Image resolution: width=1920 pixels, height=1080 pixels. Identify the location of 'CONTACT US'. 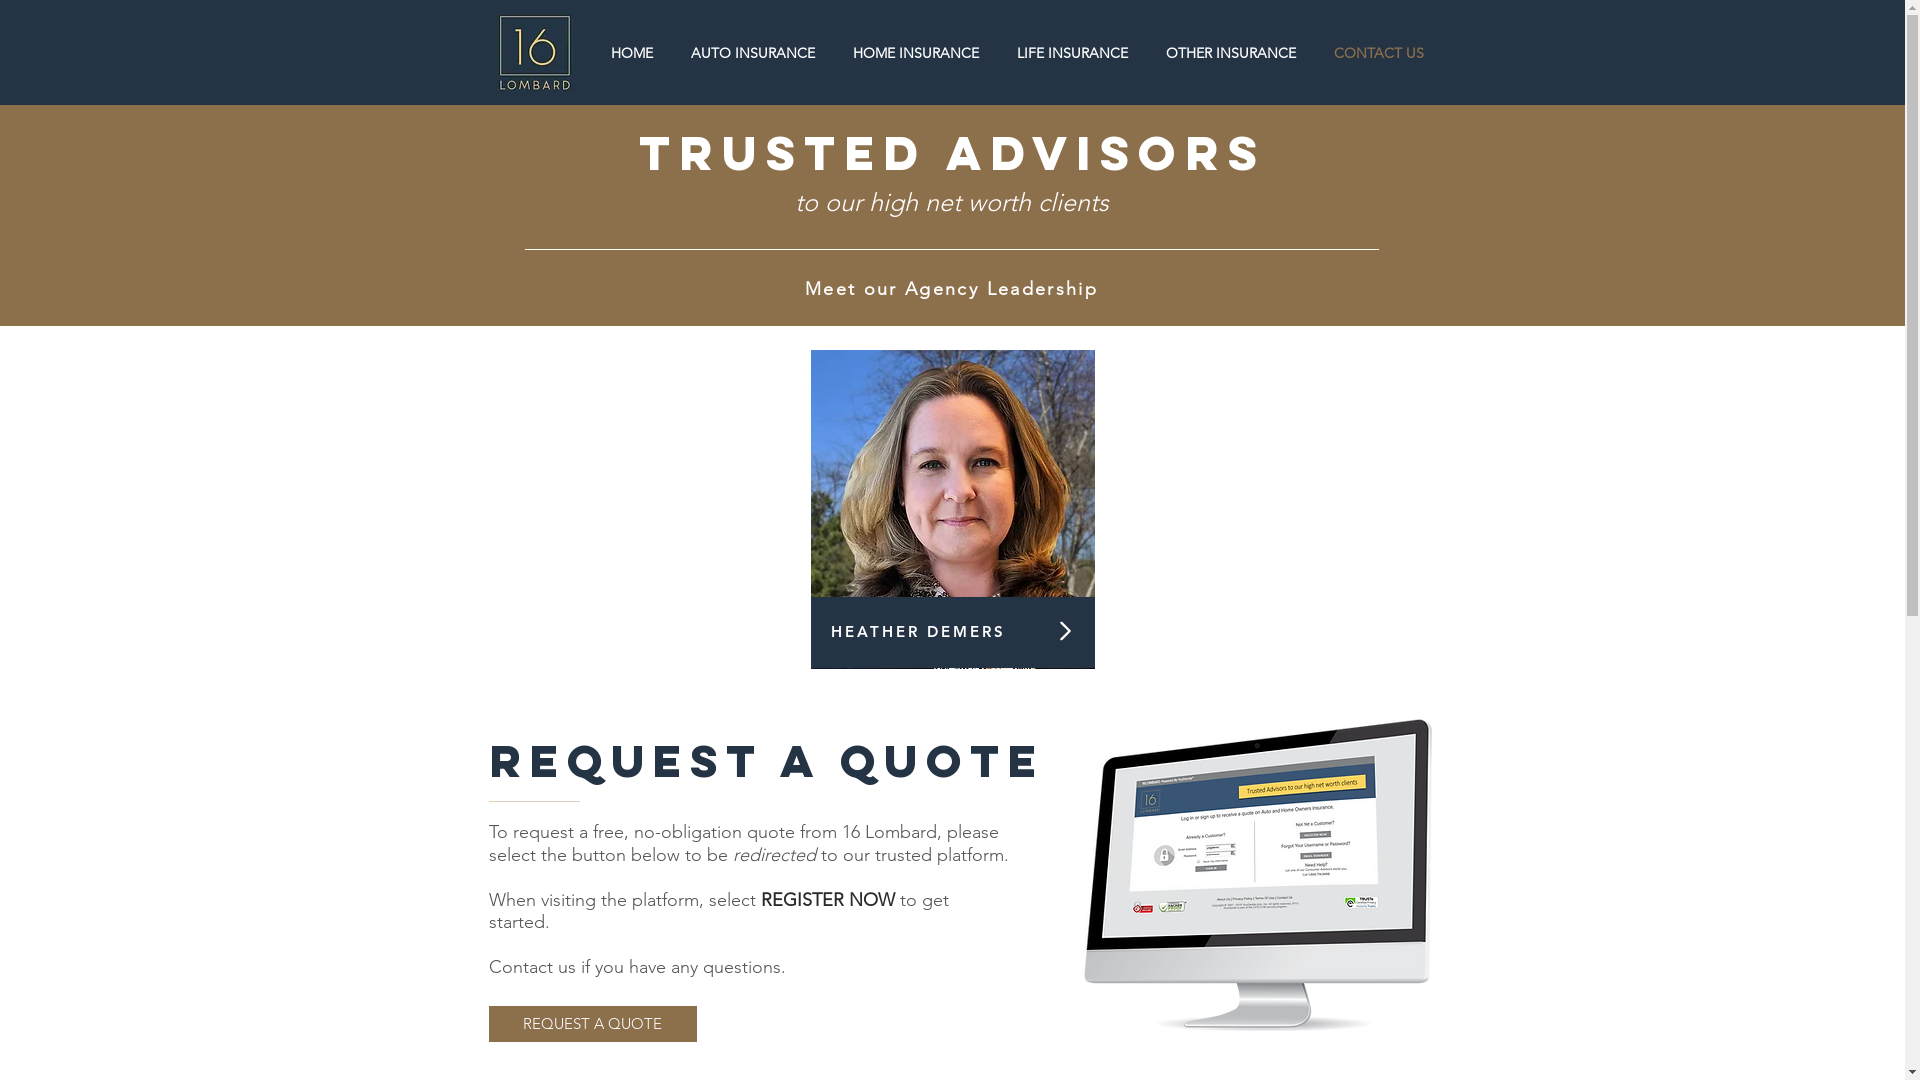
(1376, 52).